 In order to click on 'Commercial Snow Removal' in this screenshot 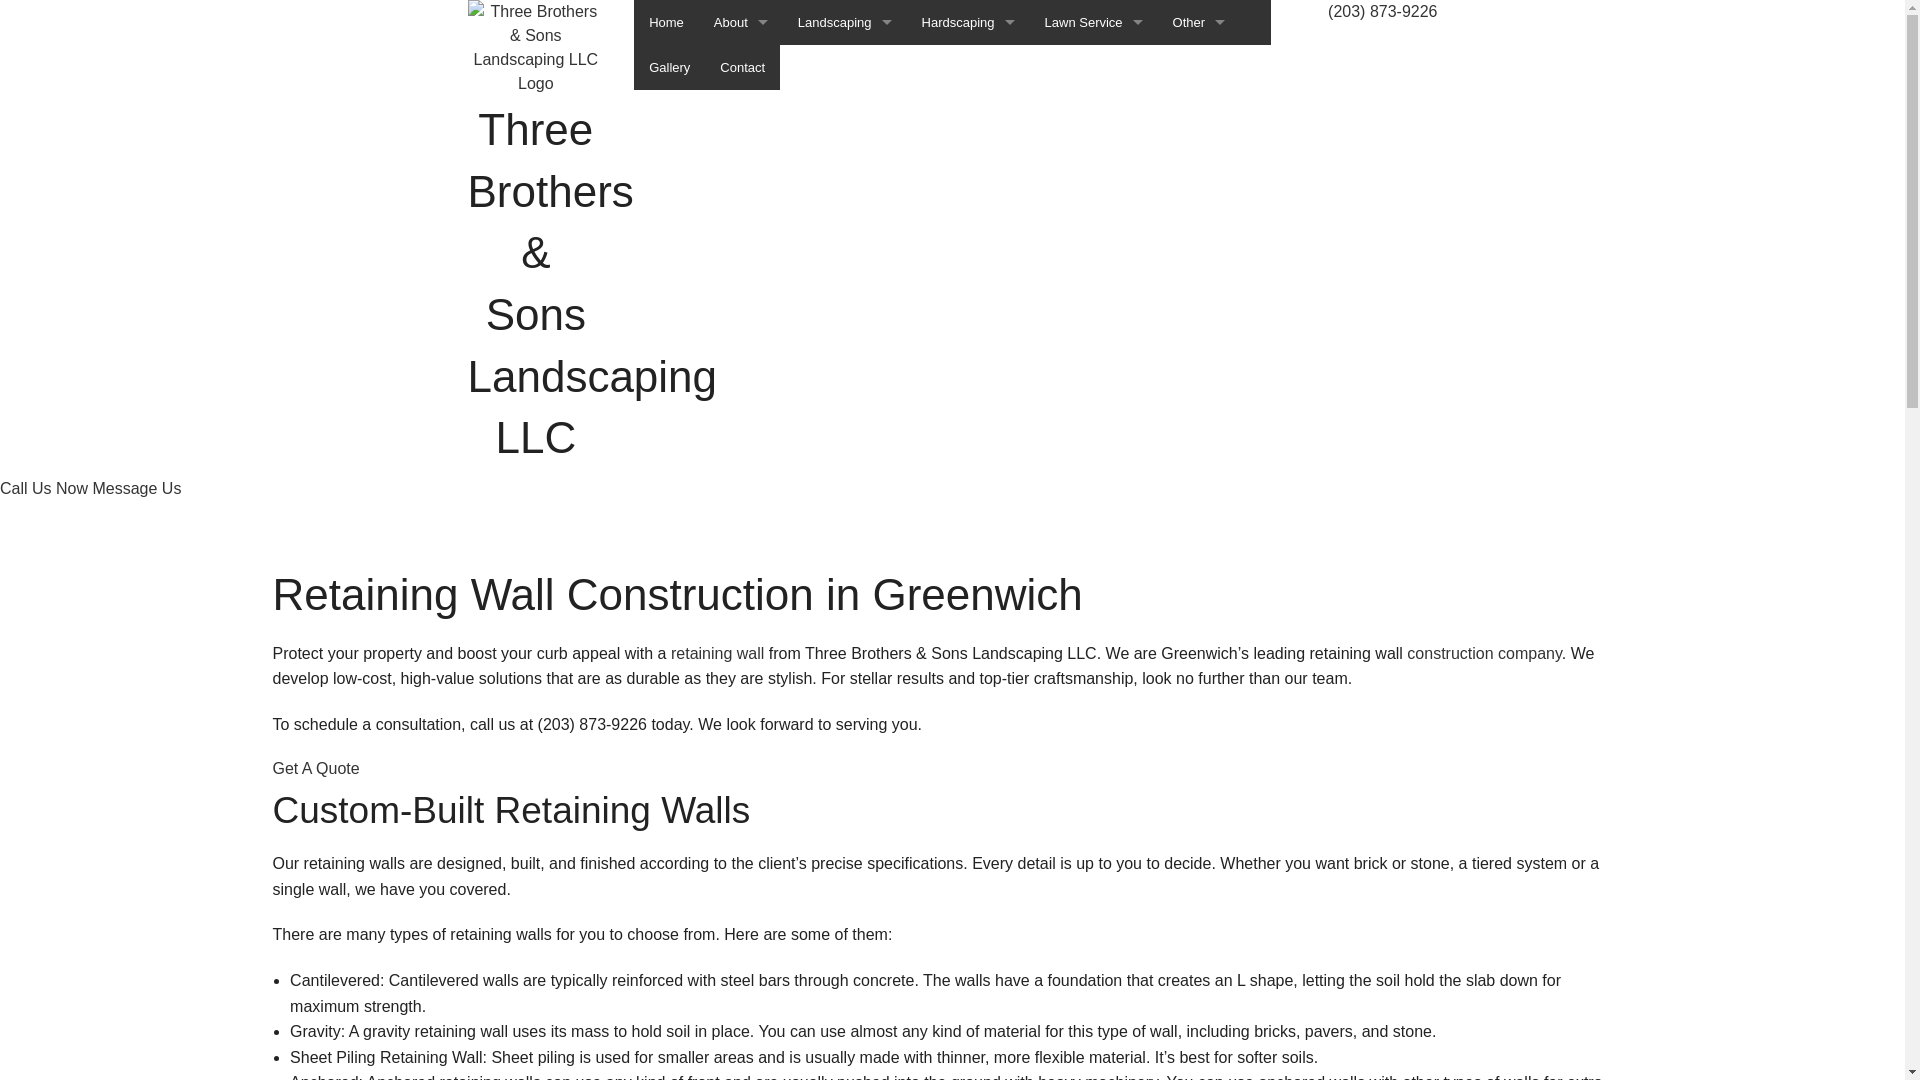, I will do `click(1199, 652)`.